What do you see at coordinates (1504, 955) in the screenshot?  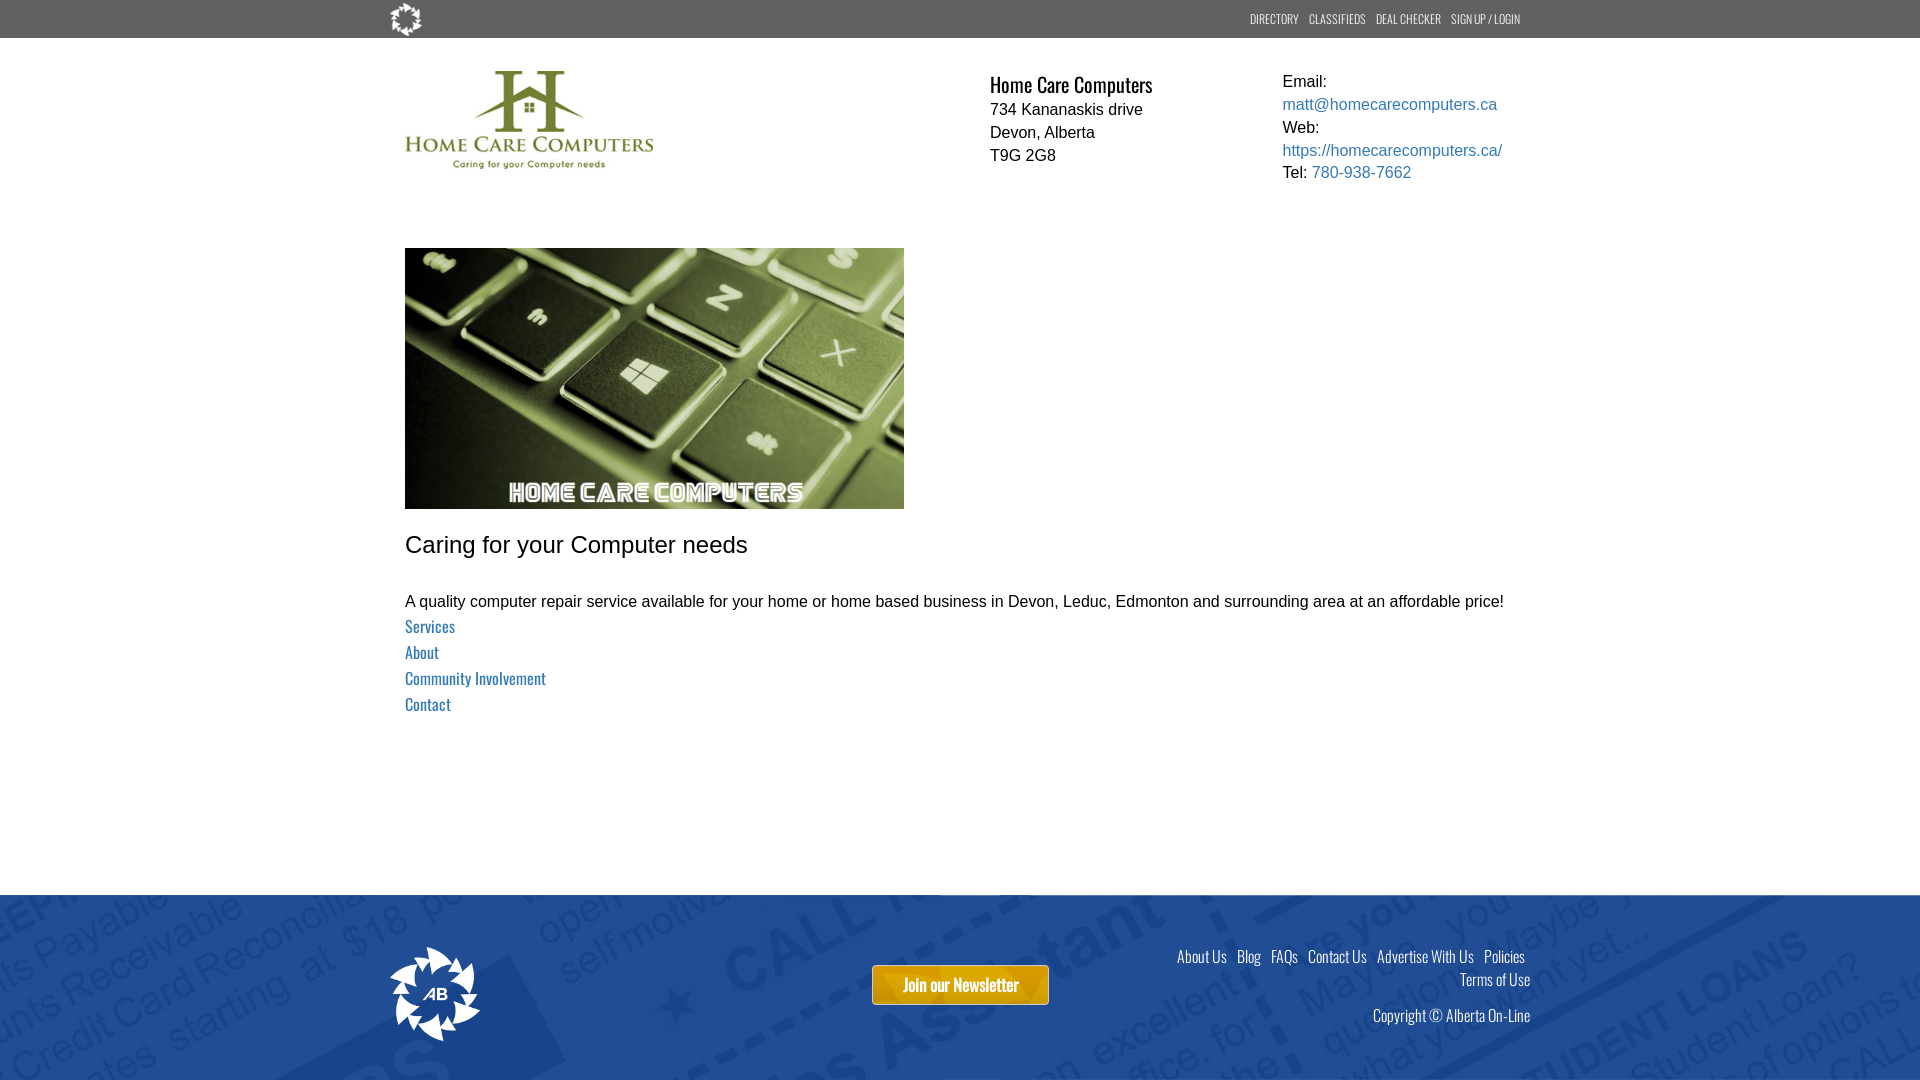 I see `'Policies'` at bounding box center [1504, 955].